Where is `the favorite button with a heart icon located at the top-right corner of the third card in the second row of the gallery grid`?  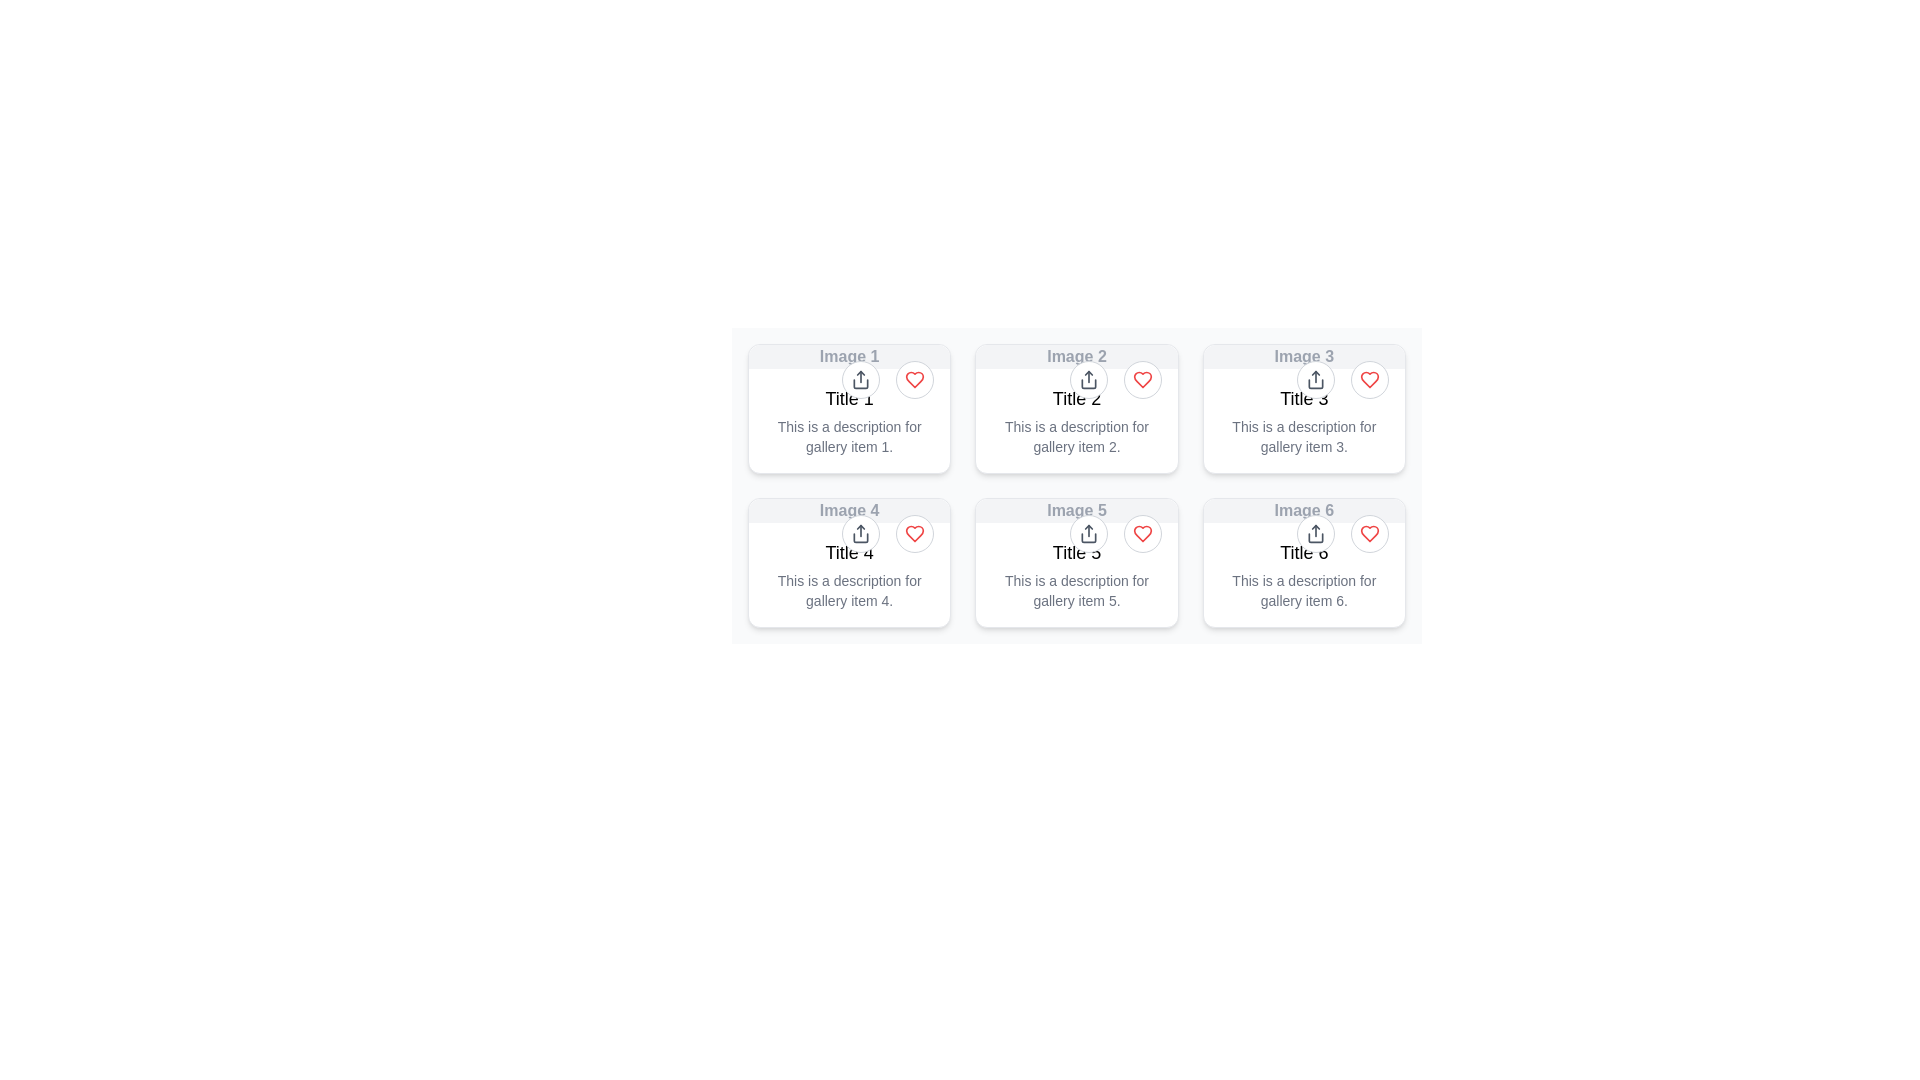 the favorite button with a heart icon located at the top-right corner of the third card in the second row of the gallery grid is located at coordinates (1368, 532).